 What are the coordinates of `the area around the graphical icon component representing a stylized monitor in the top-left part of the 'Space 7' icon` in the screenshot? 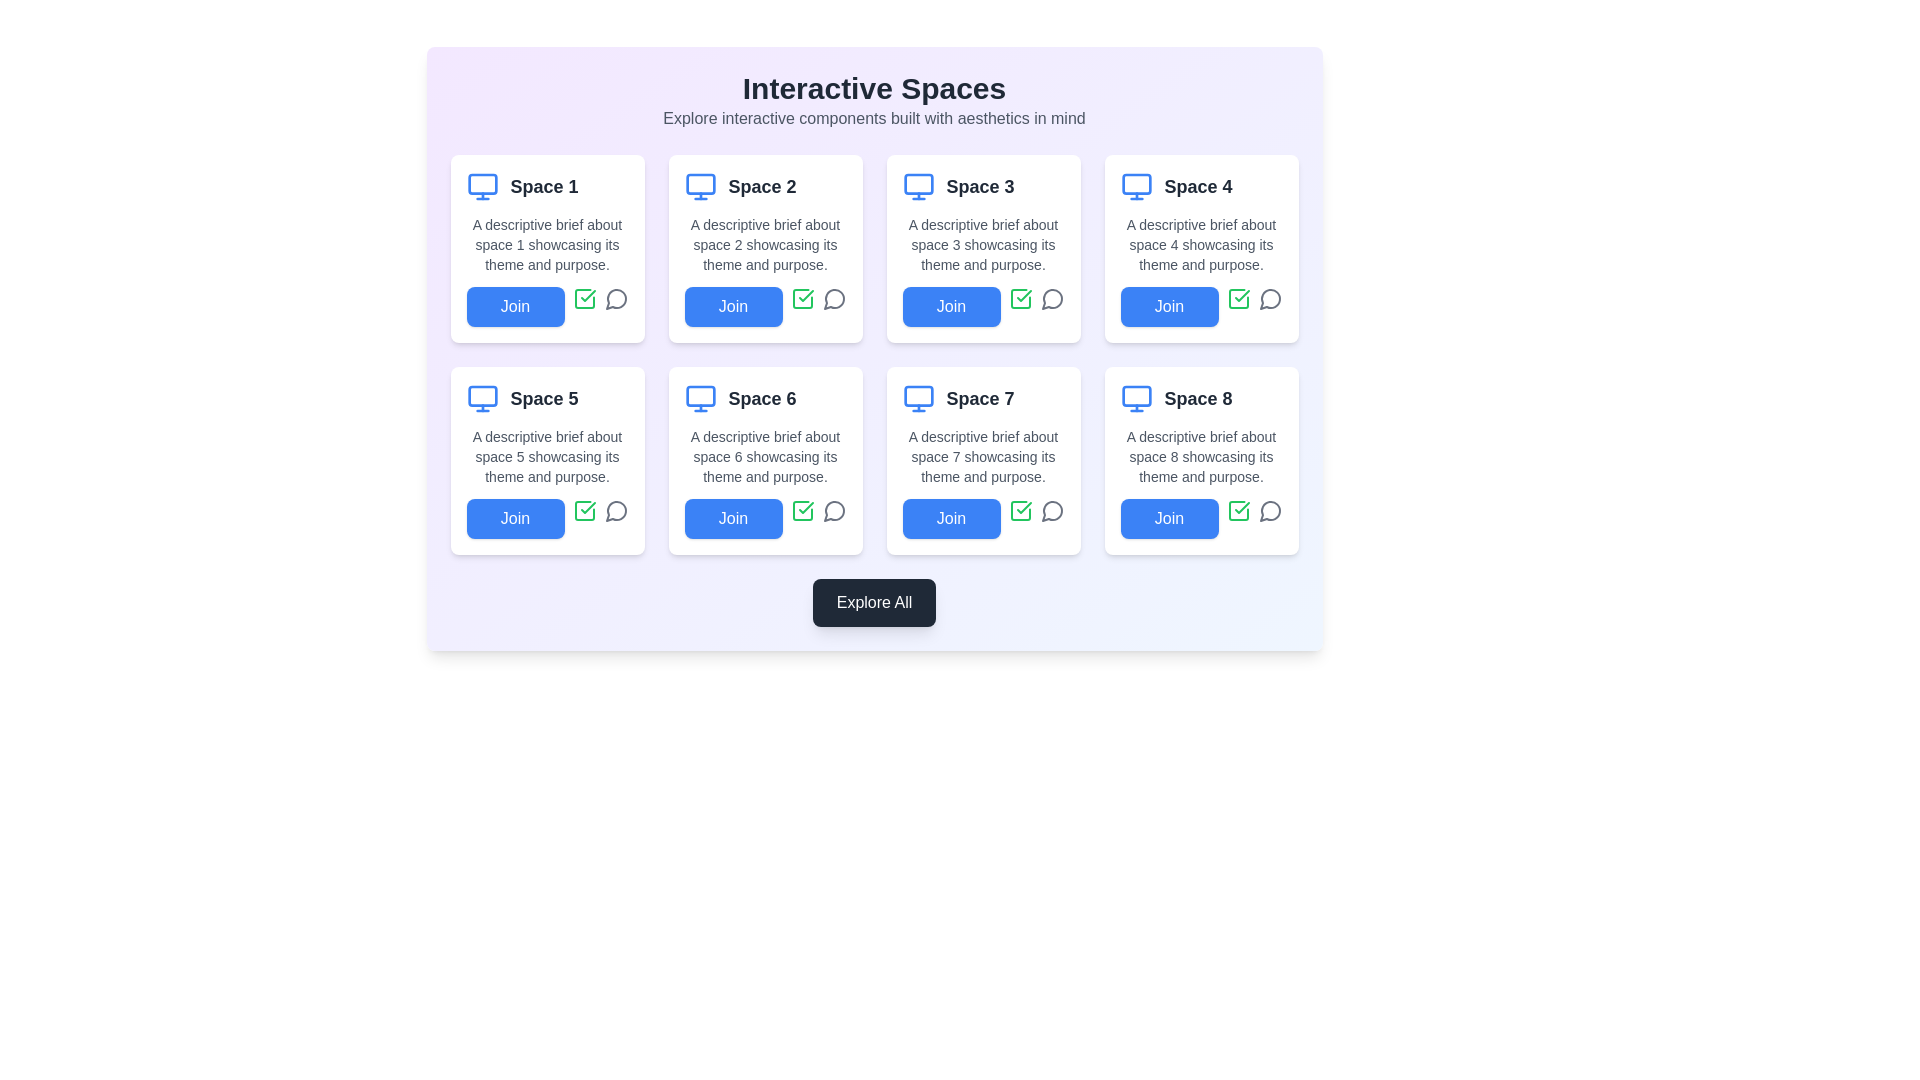 It's located at (917, 396).